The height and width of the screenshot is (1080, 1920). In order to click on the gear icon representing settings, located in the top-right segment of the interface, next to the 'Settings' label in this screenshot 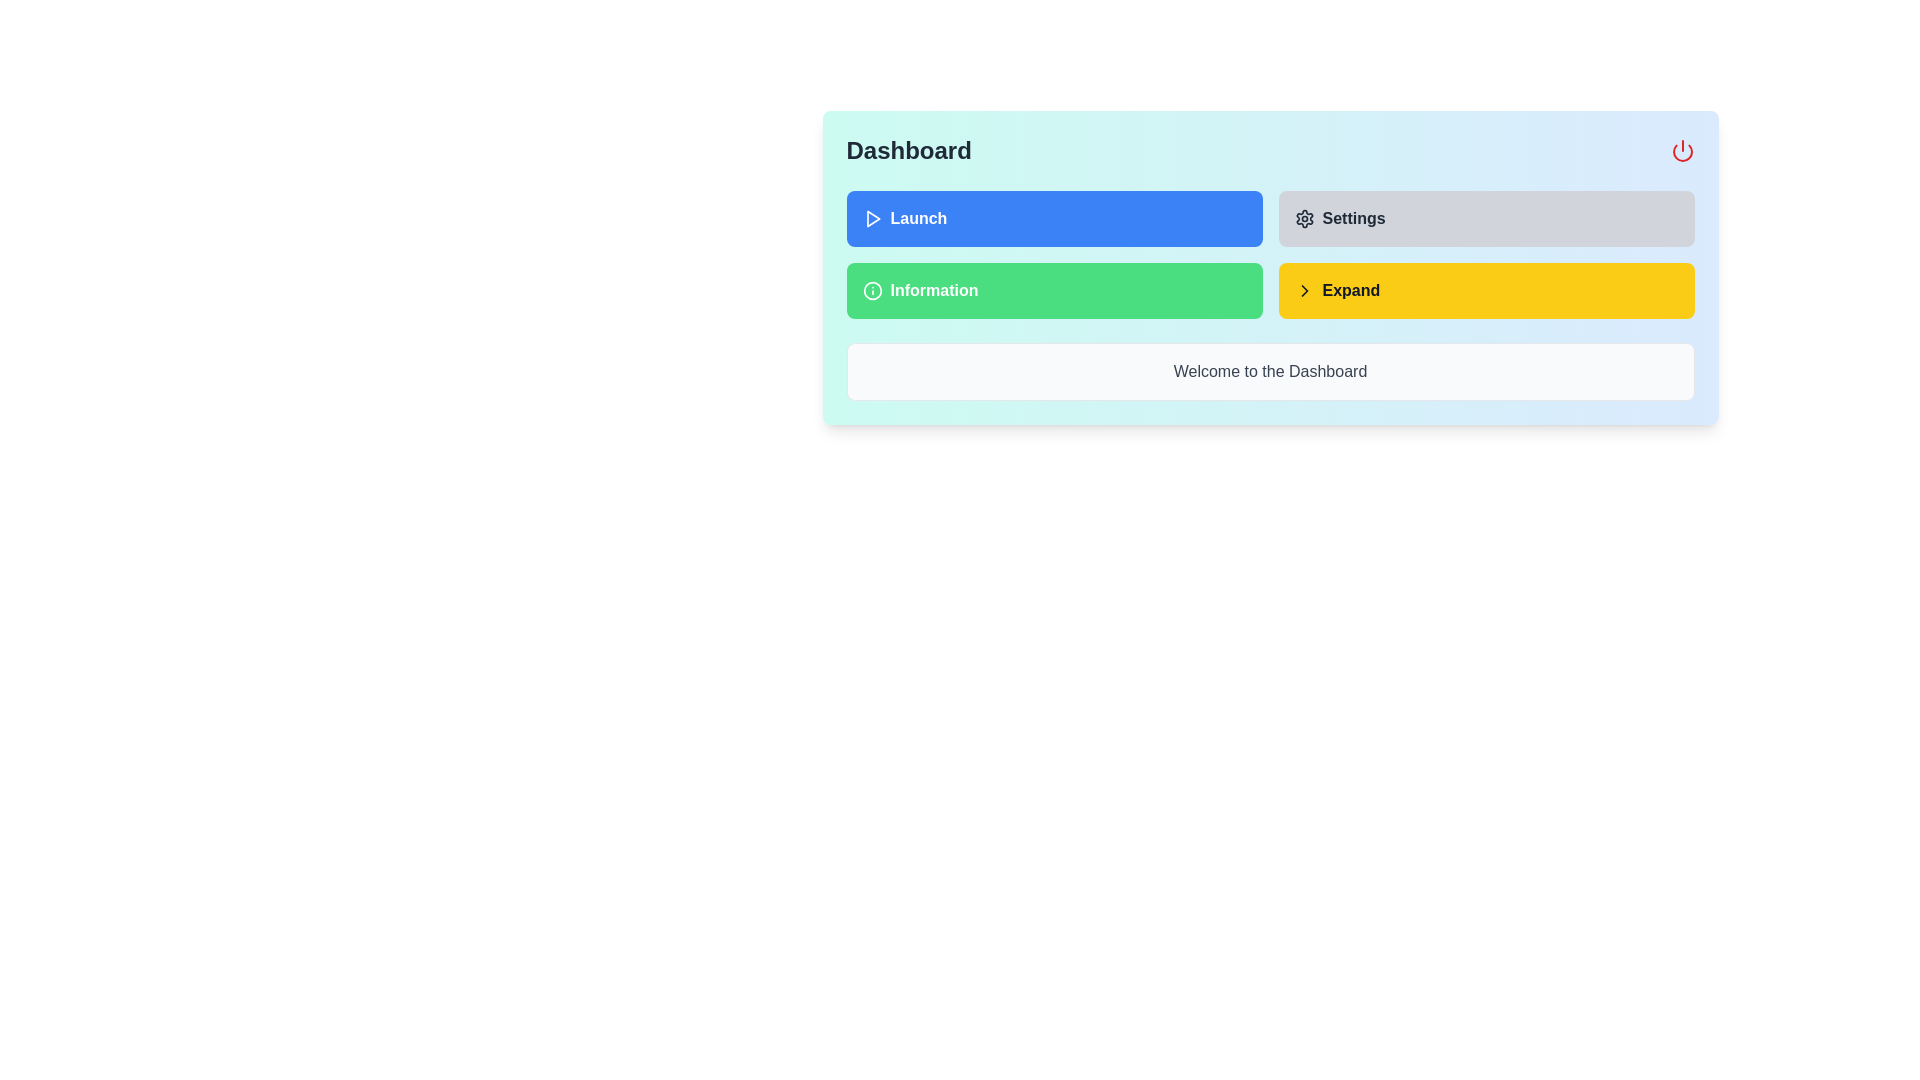, I will do `click(1304, 219)`.